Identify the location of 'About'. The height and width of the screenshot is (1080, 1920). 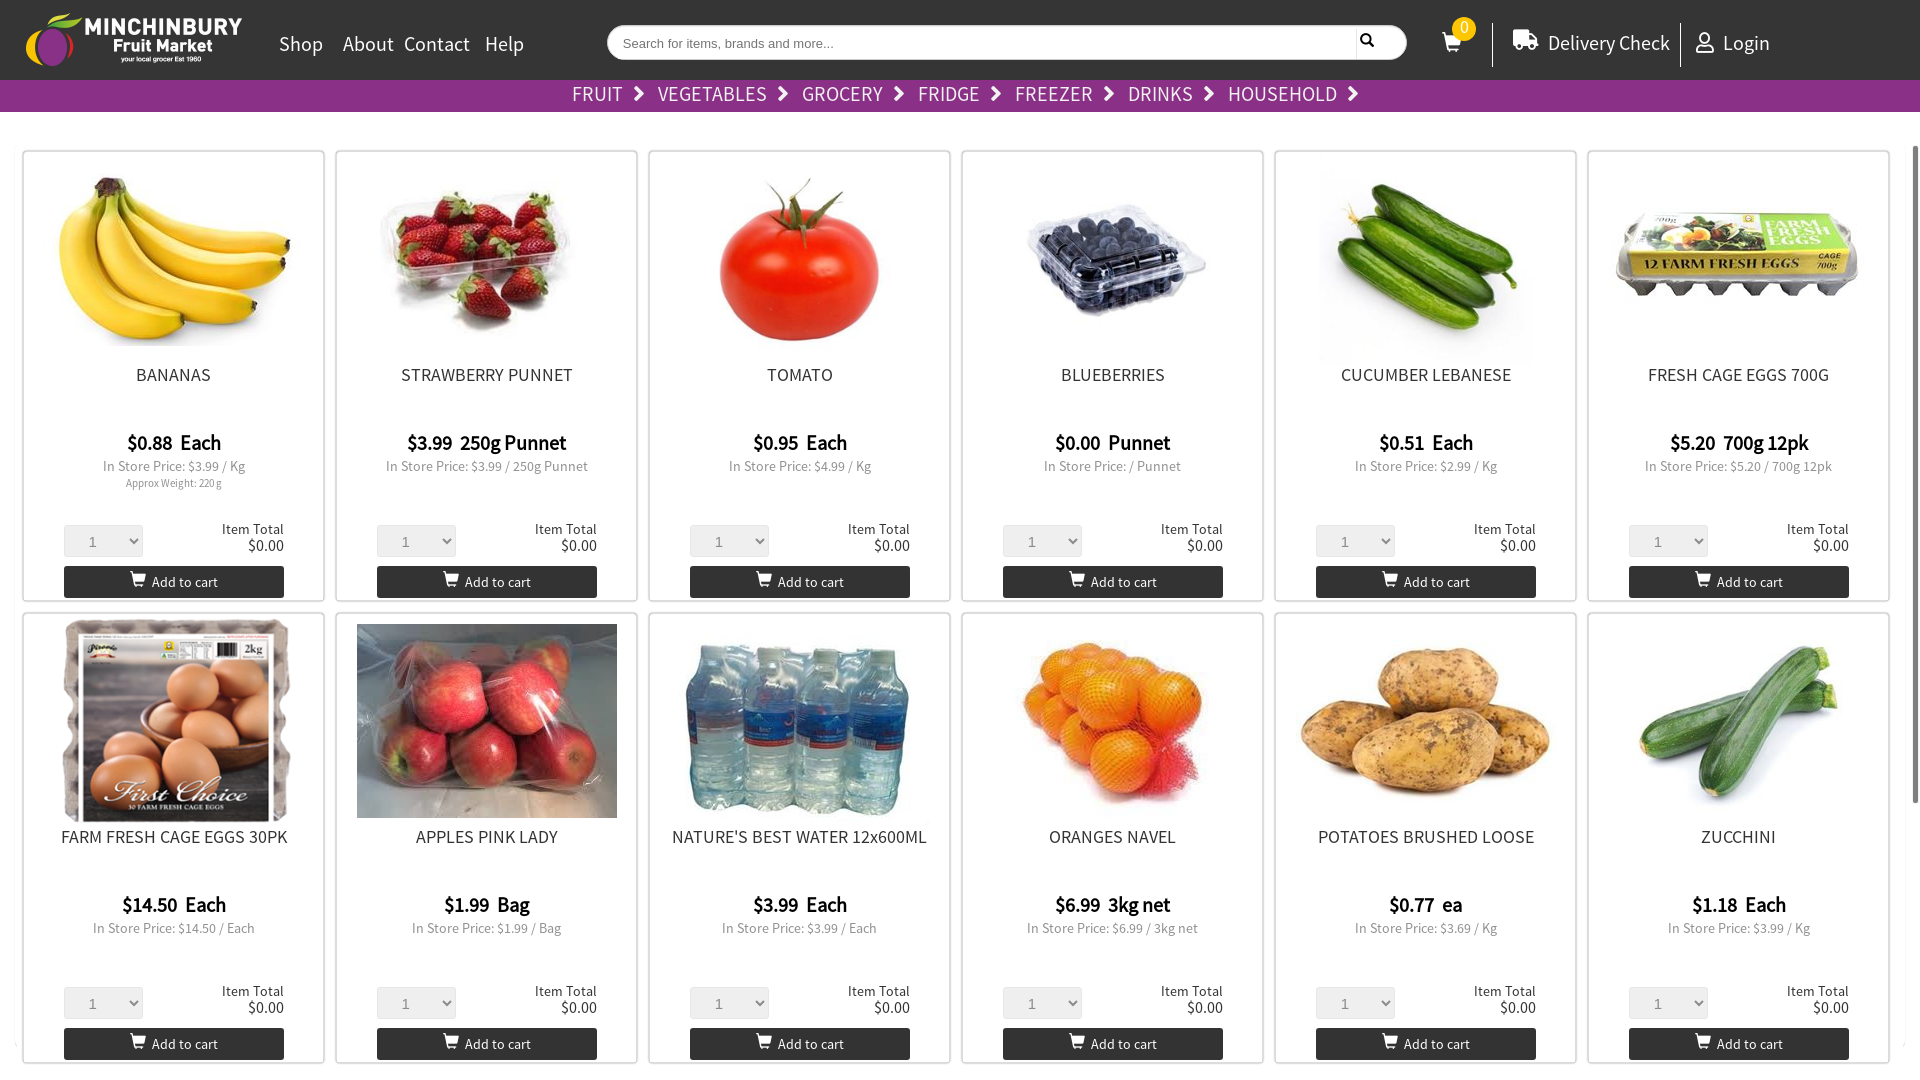
(368, 43).